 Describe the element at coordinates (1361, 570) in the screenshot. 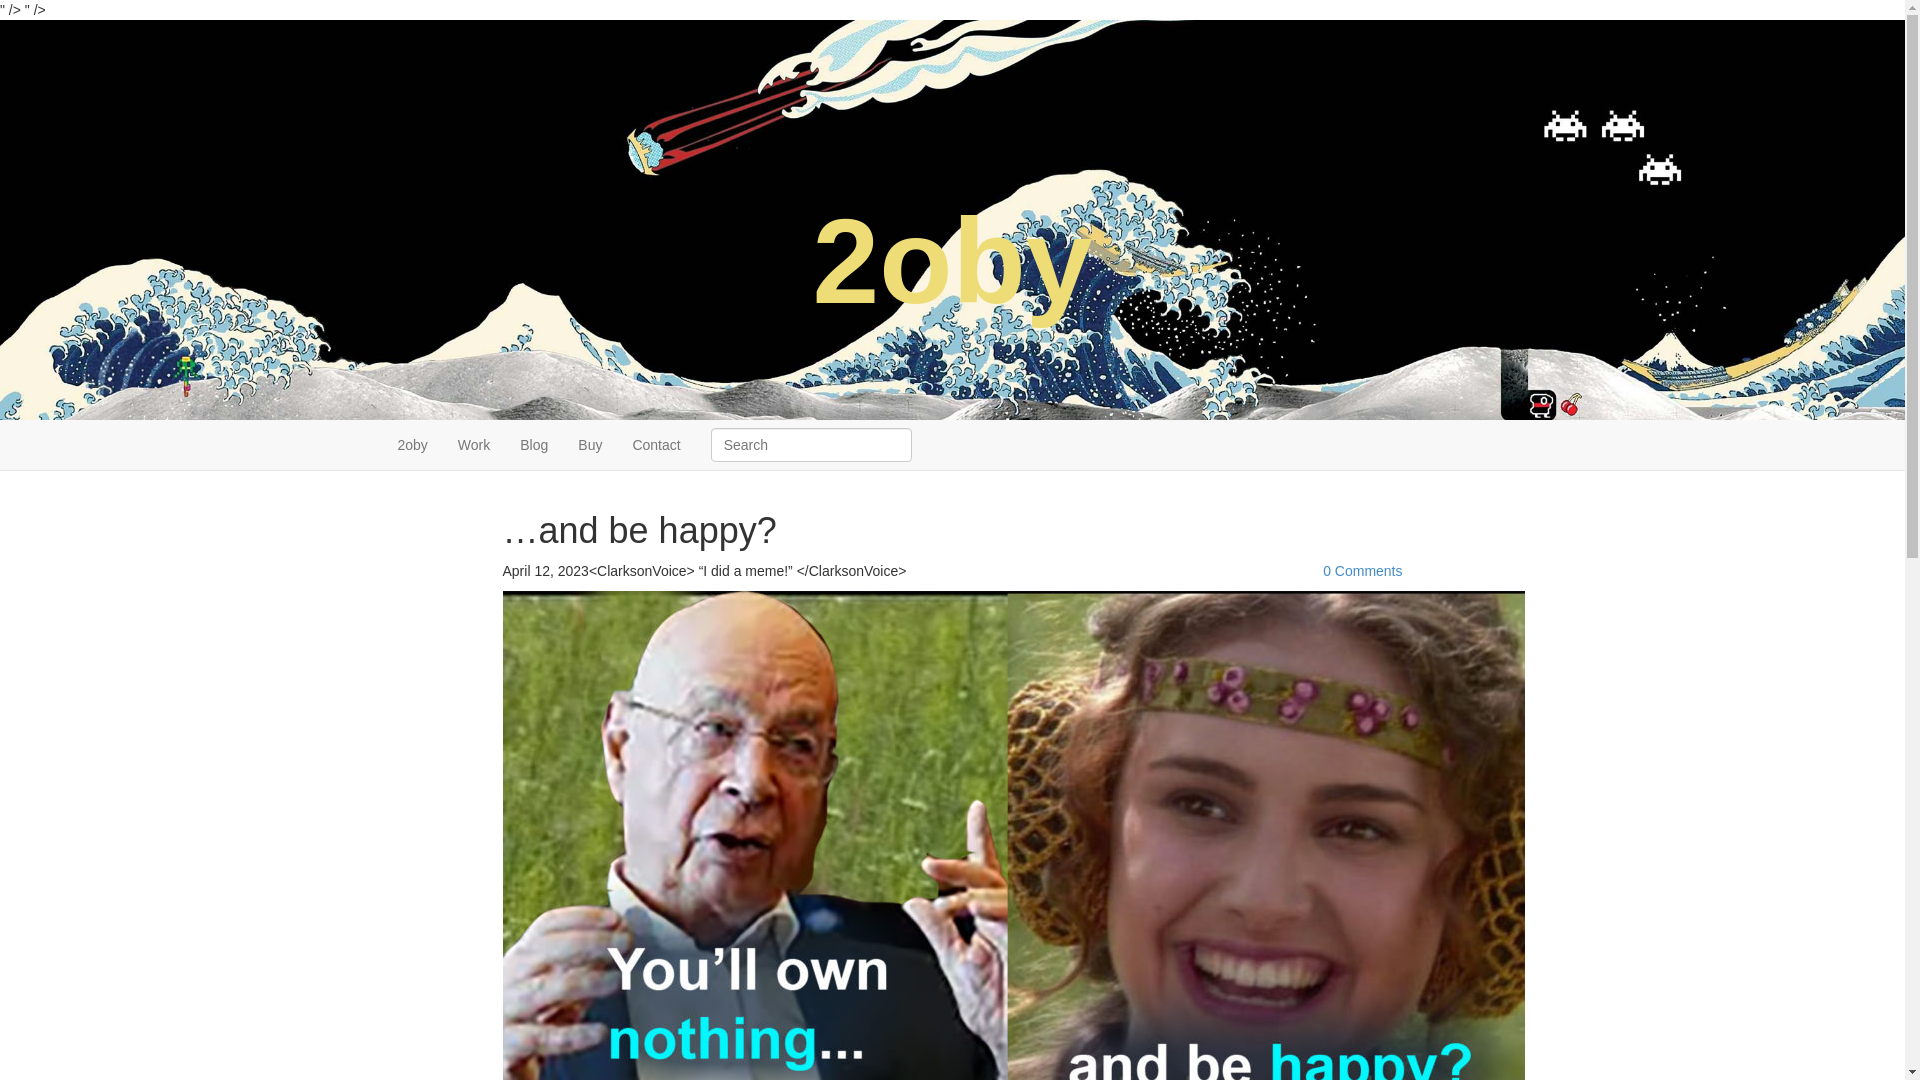

I see `'0 Comments'` at that location.